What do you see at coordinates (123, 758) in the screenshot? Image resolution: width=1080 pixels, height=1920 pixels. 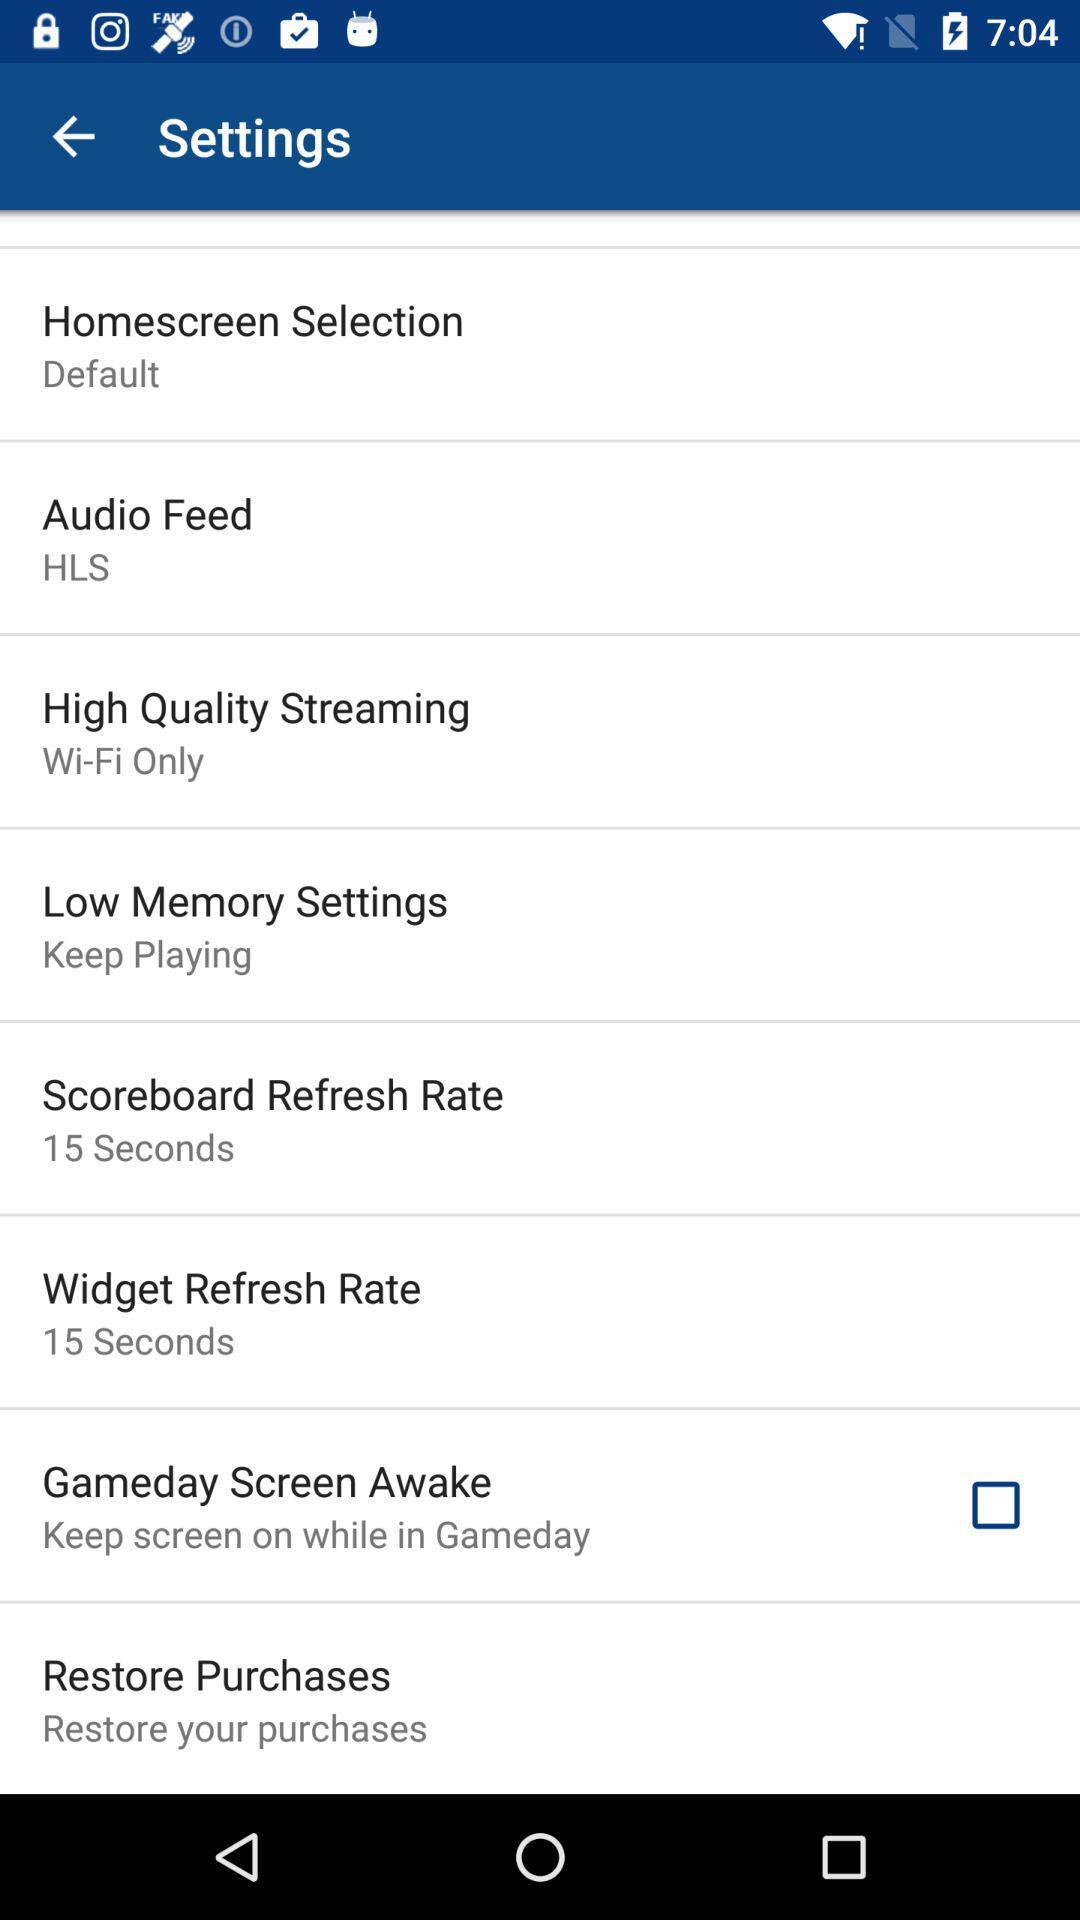 I see `the item above the low memory settings` at bounding box center [123, 758].